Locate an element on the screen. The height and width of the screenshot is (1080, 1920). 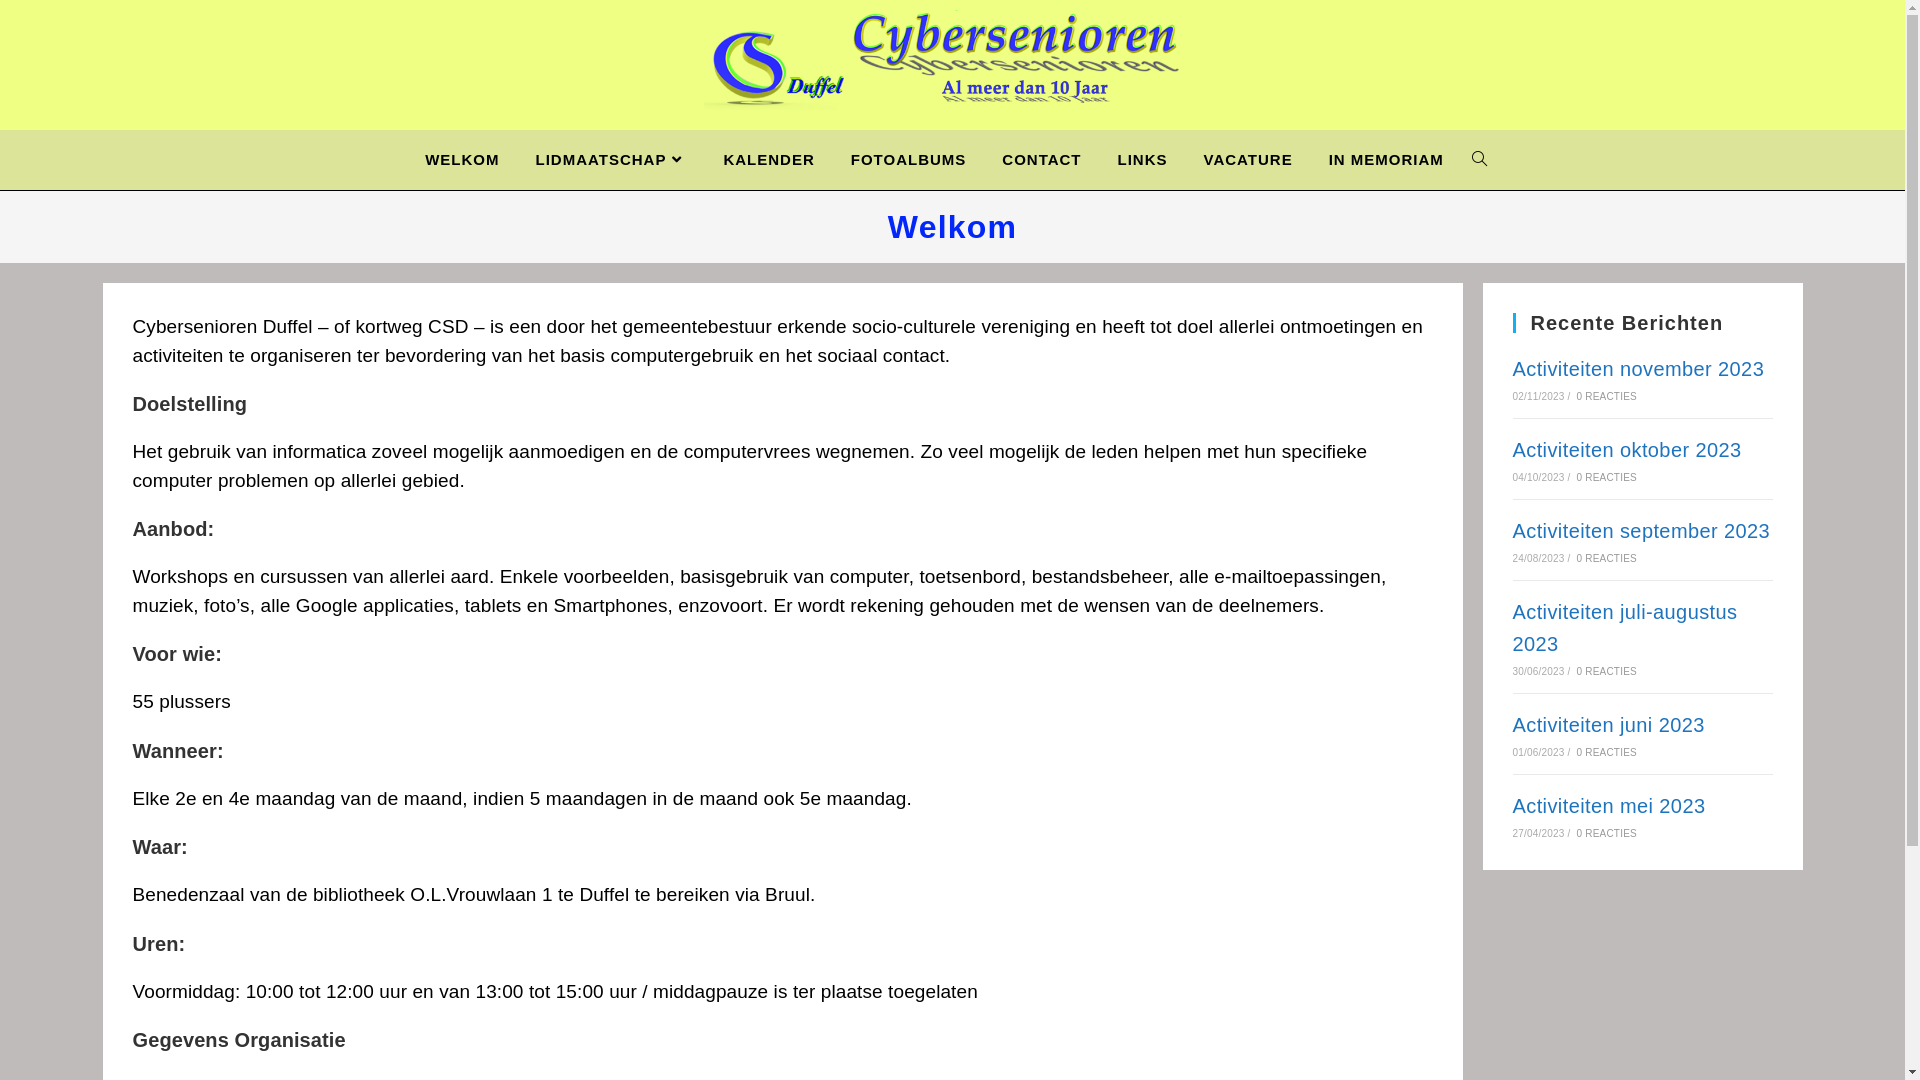
'Activiteiten mei 2023' is located at coordinates (1608, 805).